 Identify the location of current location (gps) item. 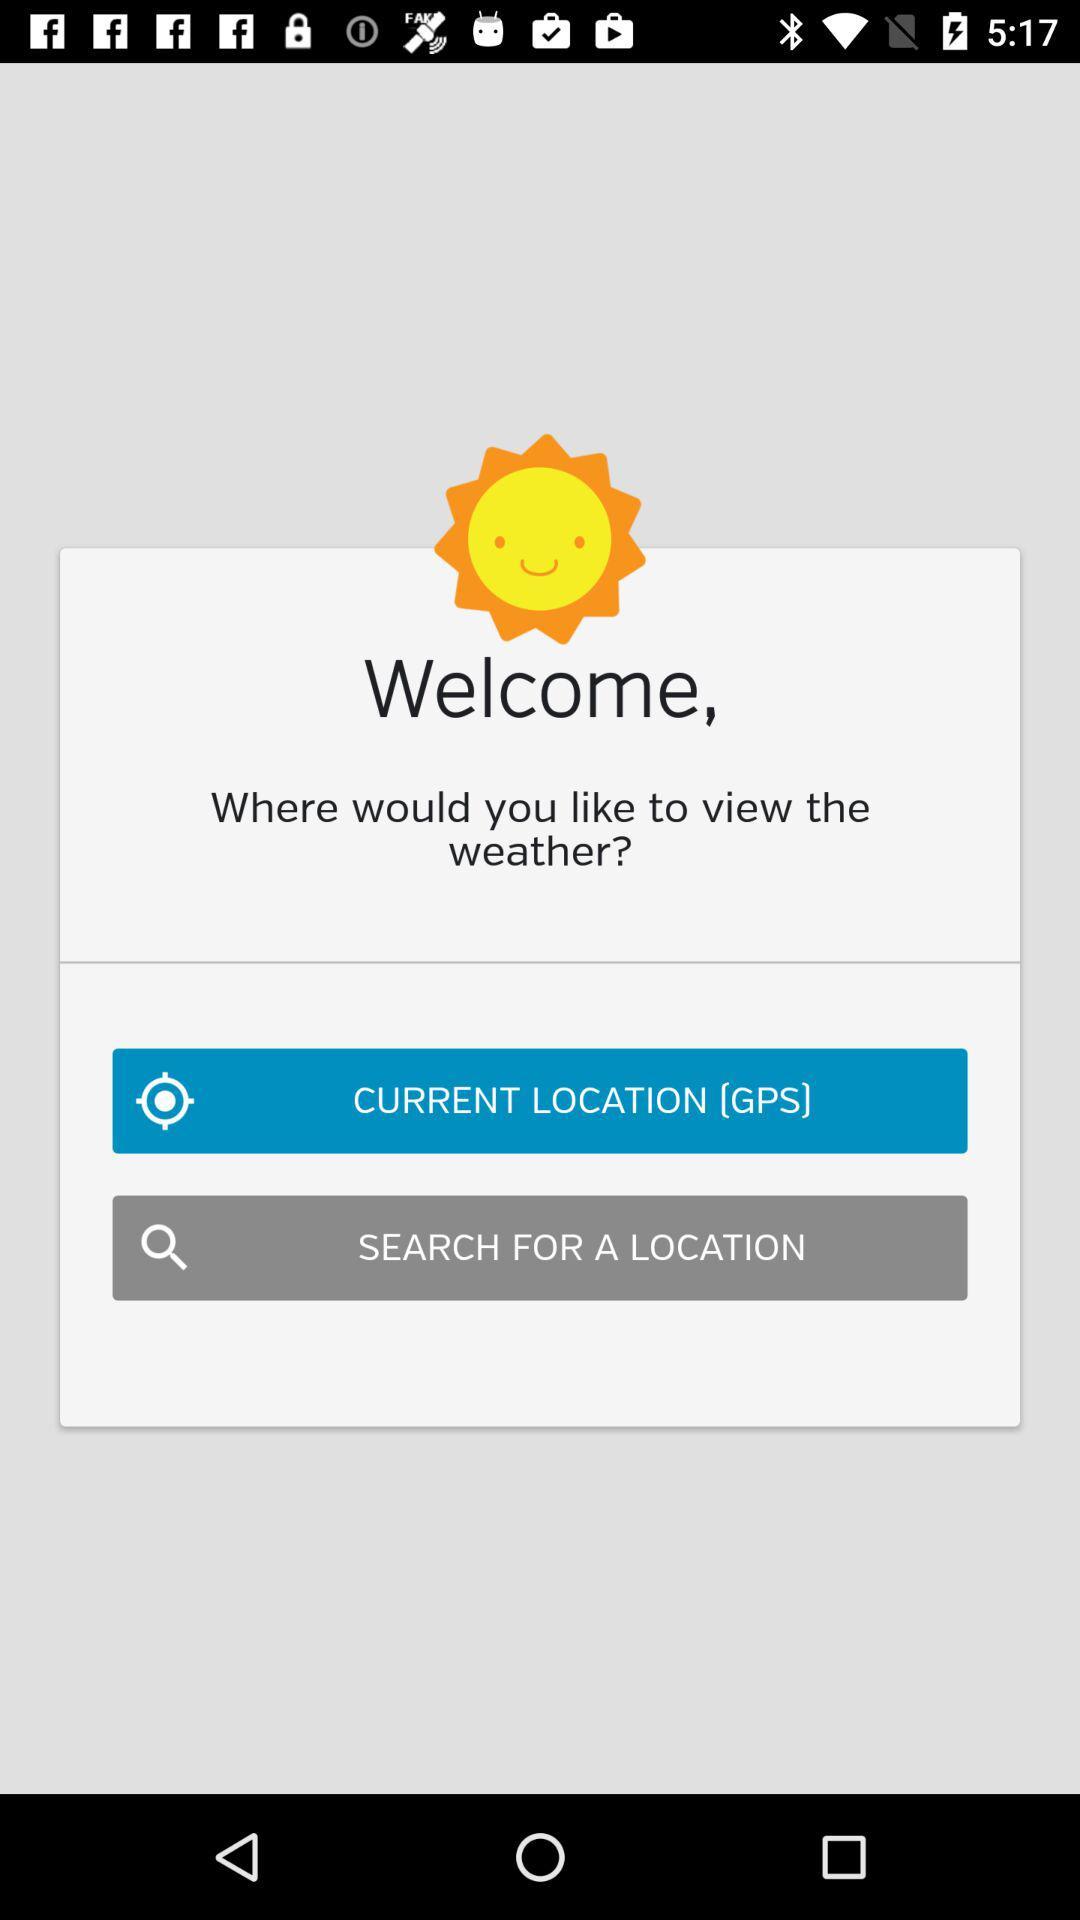
(540, 1099).